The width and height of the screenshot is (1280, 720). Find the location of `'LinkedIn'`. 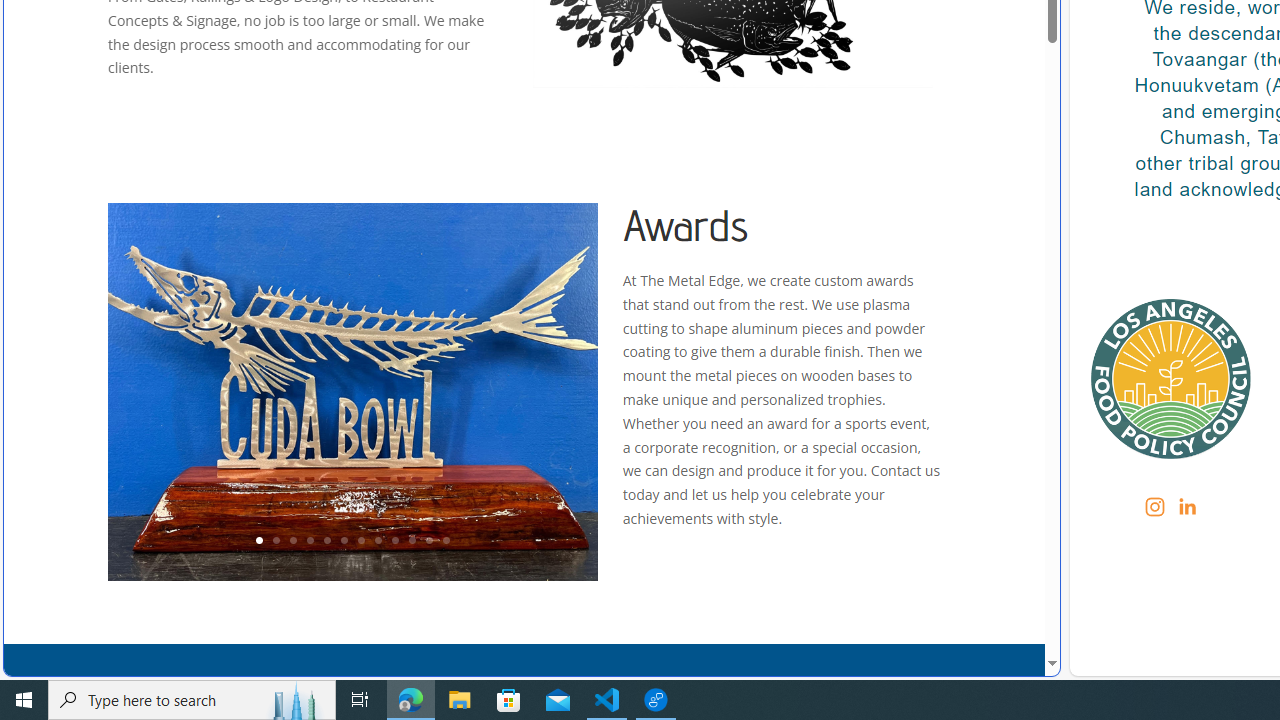

'LinkedIn' is located at coordinates (1187, 505).